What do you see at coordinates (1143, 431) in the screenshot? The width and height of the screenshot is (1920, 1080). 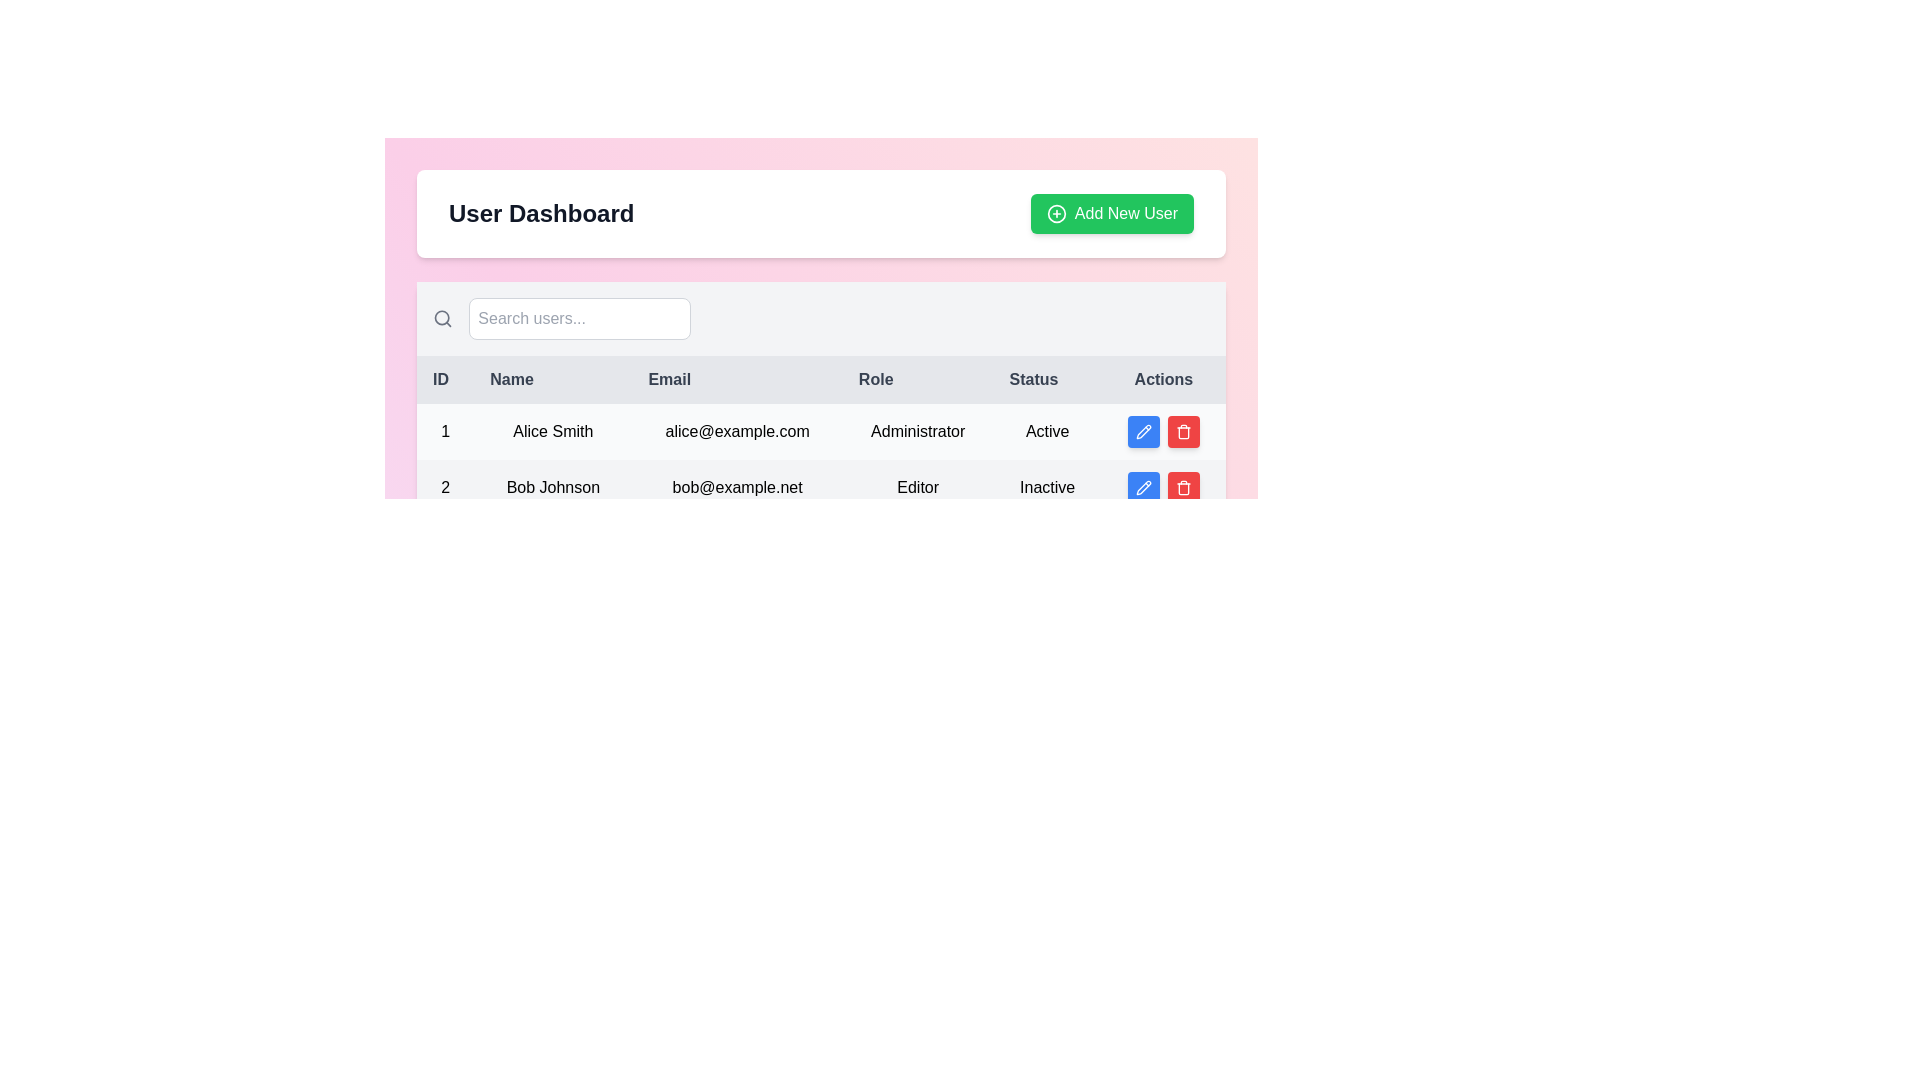 I see `the compact rectangular blue button with a pencil icon in the 'Actions' column of the user table to initiate editing of the user details` at bounding box center [1143, 431].